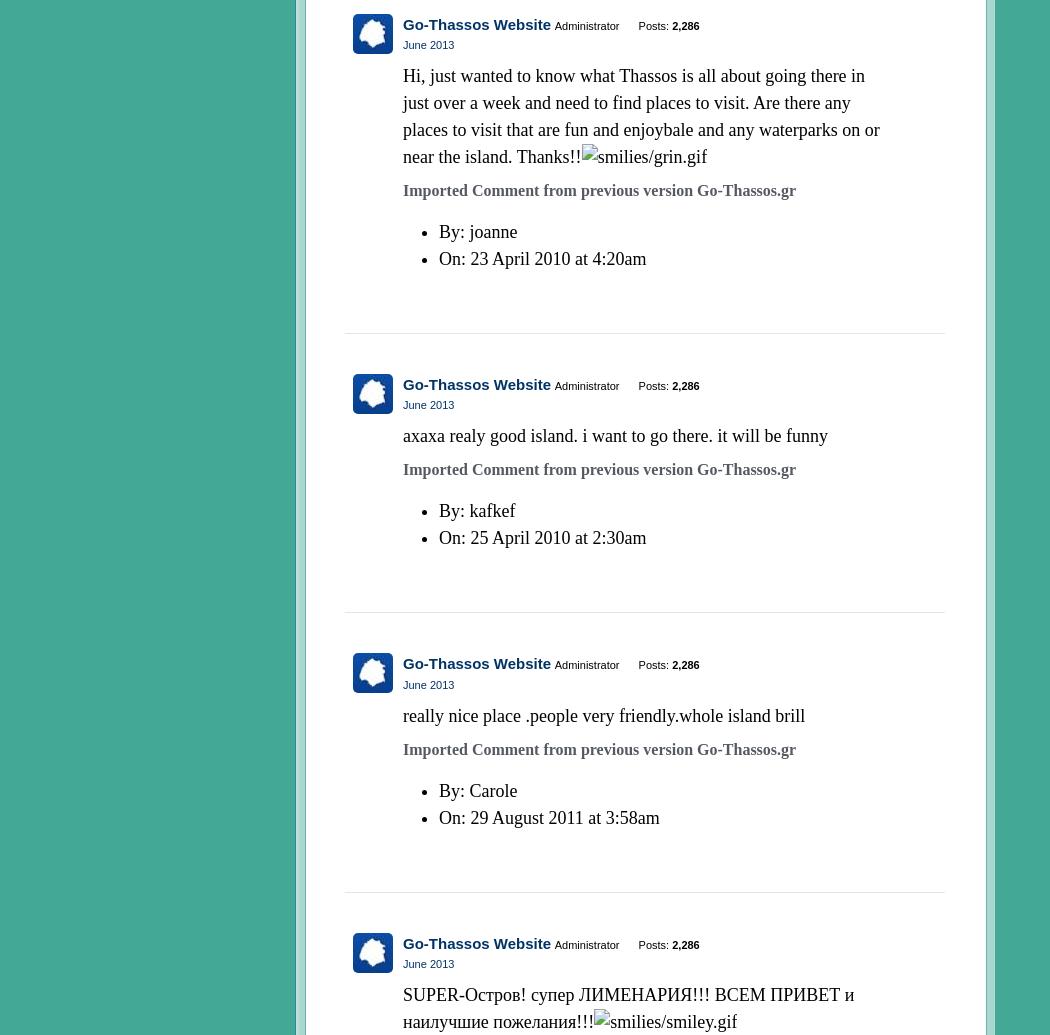  What do you see at coordinates (402, 713) in the screenshot?
I see `'really nice place .people very friendly.whole island brill'` at bounding box center [402, 713].